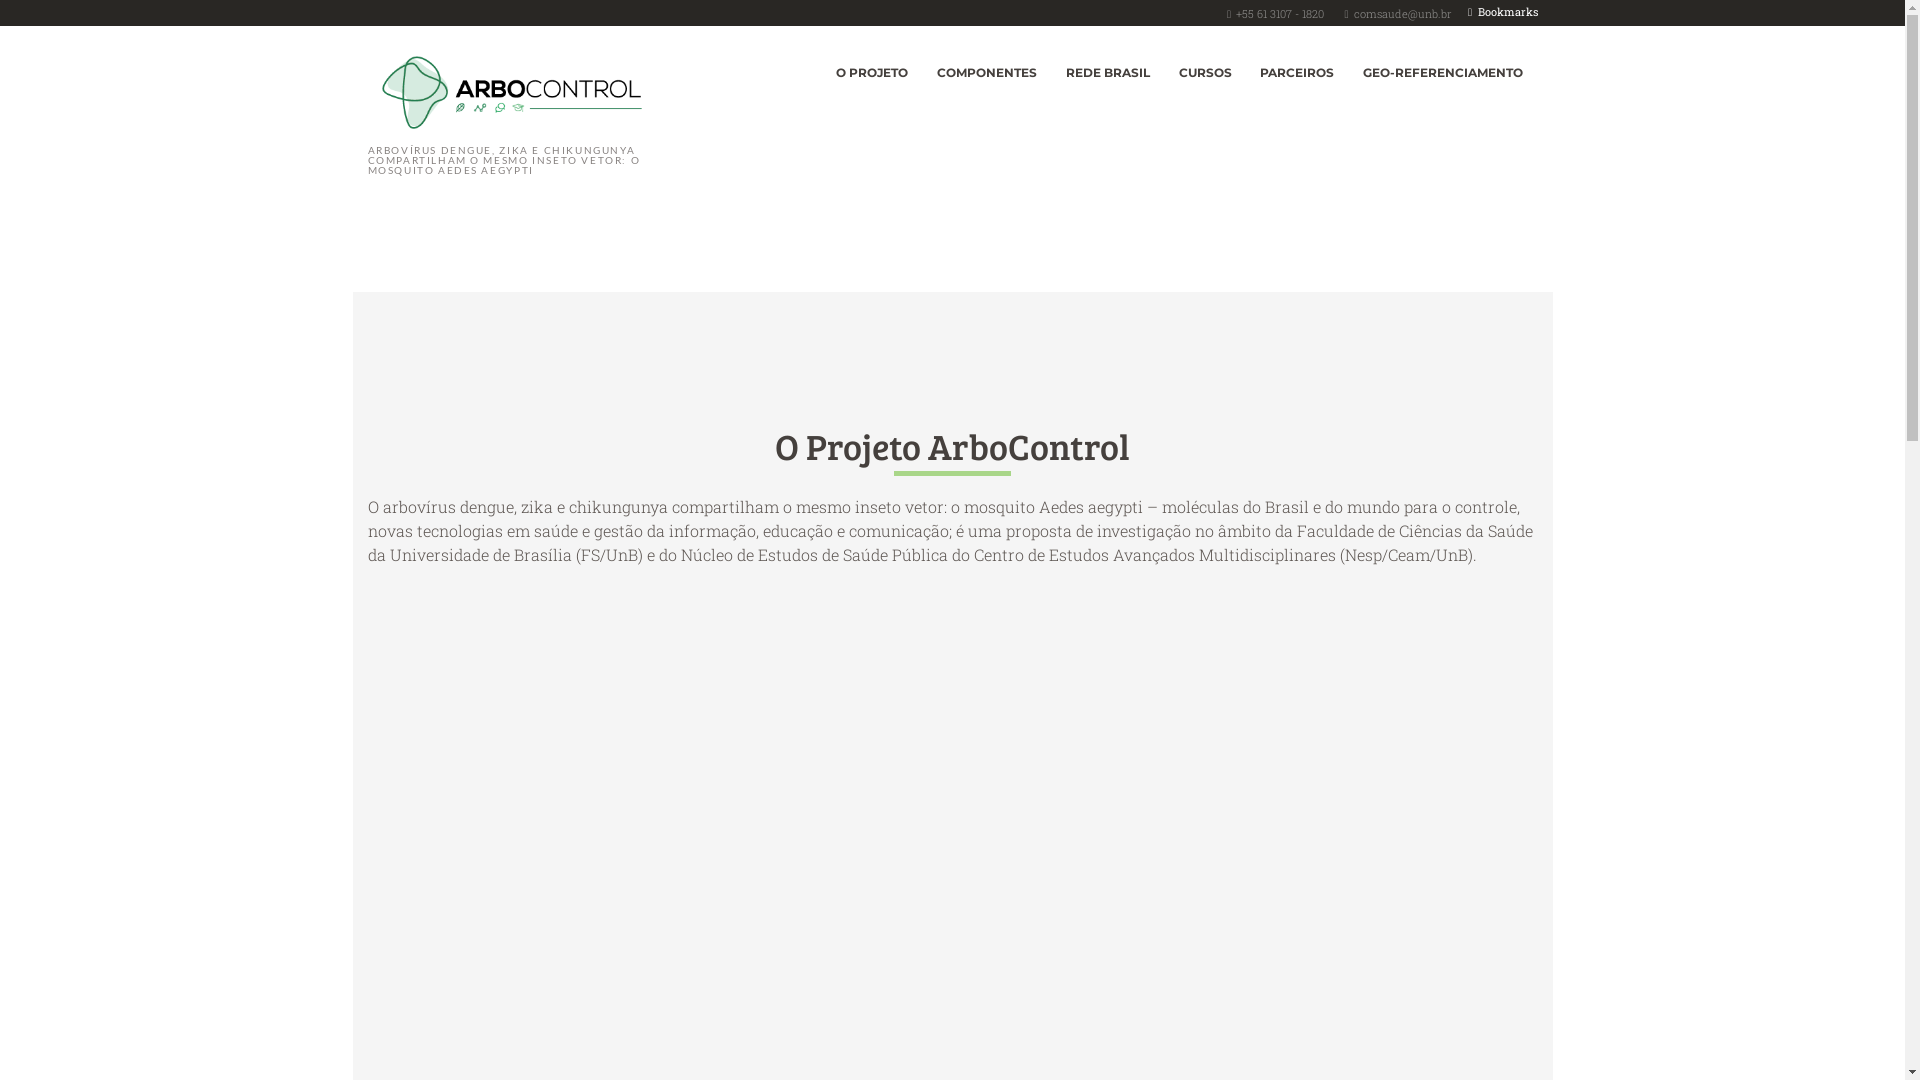 Image resolution: width=1920 pixels, height=1080 pixels. I want to click on '+55 61 3107 - 1820', so click(1280, 13).